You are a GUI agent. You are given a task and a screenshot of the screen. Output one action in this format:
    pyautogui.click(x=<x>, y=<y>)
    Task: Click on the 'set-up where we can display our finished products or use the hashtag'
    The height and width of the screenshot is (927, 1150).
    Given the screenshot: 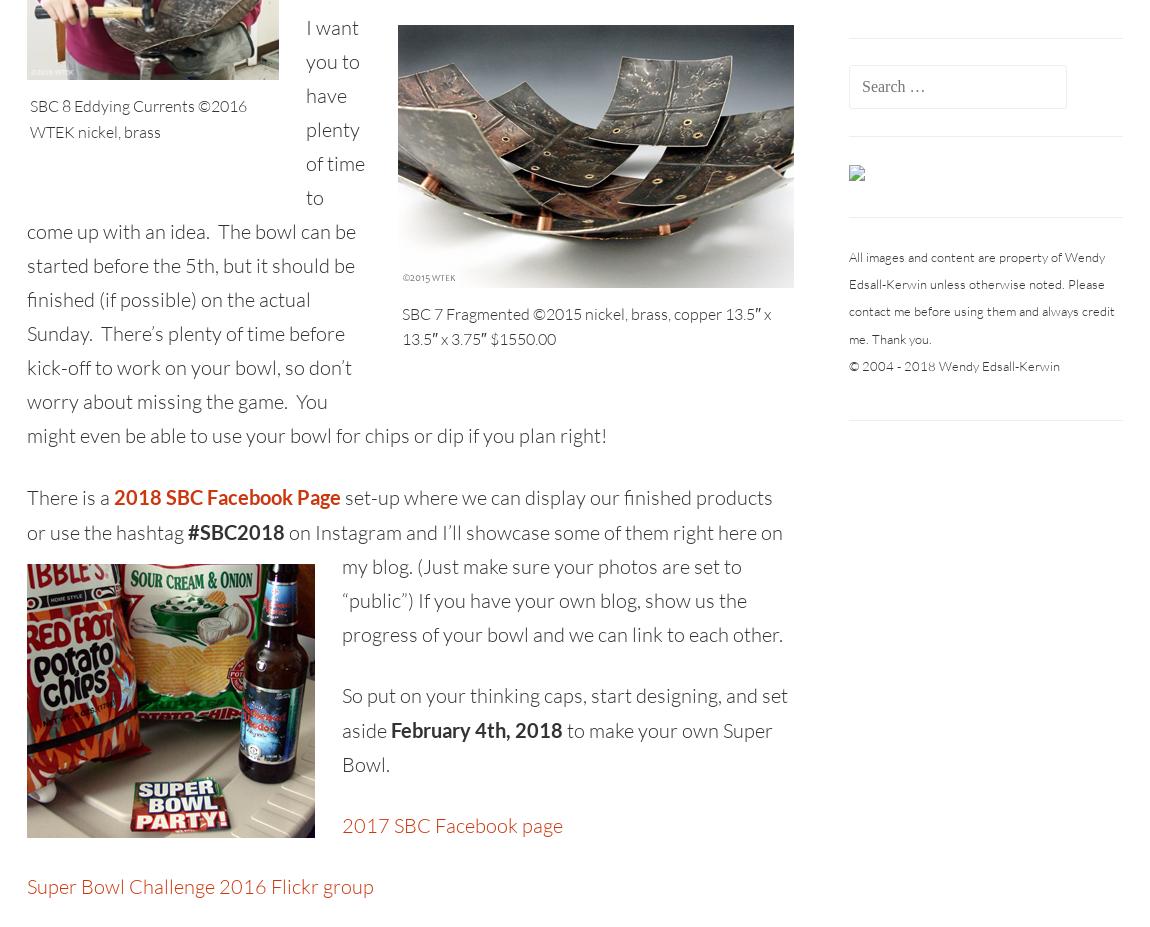 What is the action you would take?
    pyautogui.click(x=399, y=515)
    